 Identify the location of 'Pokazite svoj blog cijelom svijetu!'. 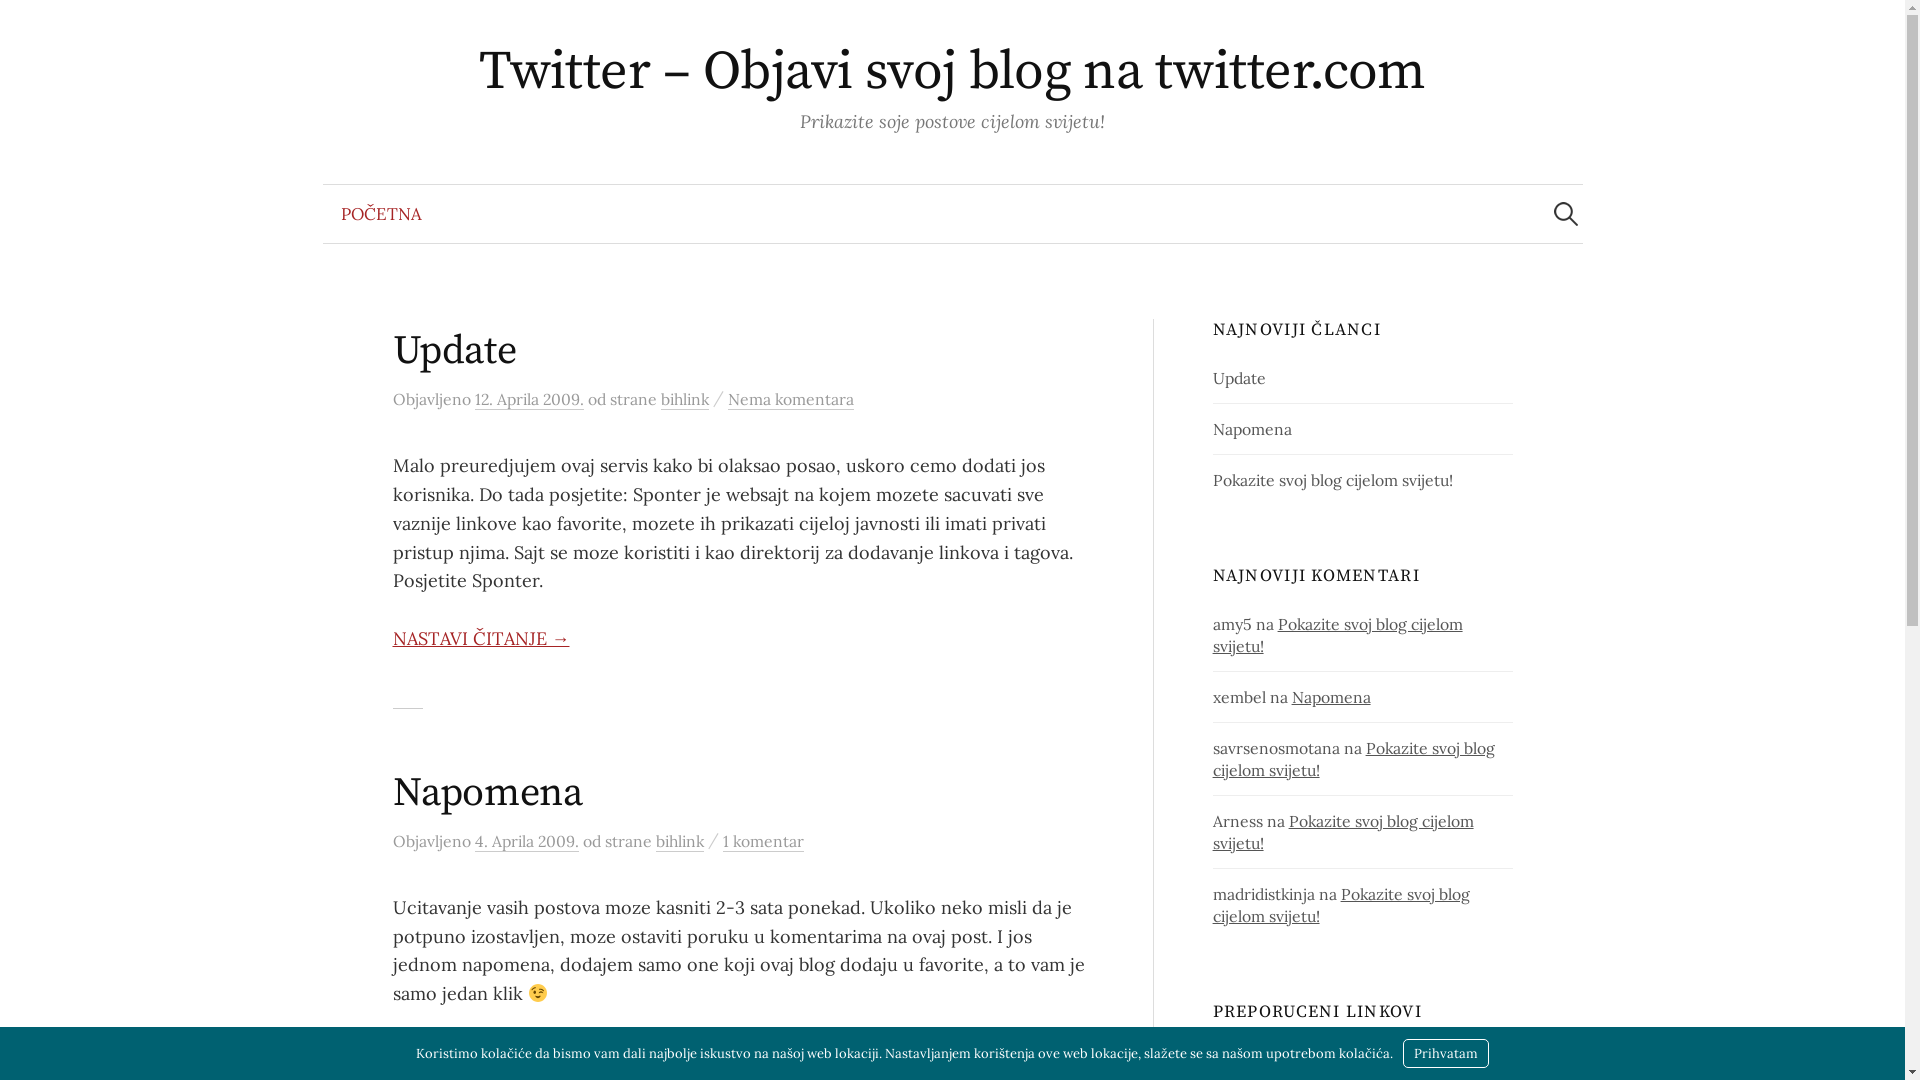
(1353, 759).